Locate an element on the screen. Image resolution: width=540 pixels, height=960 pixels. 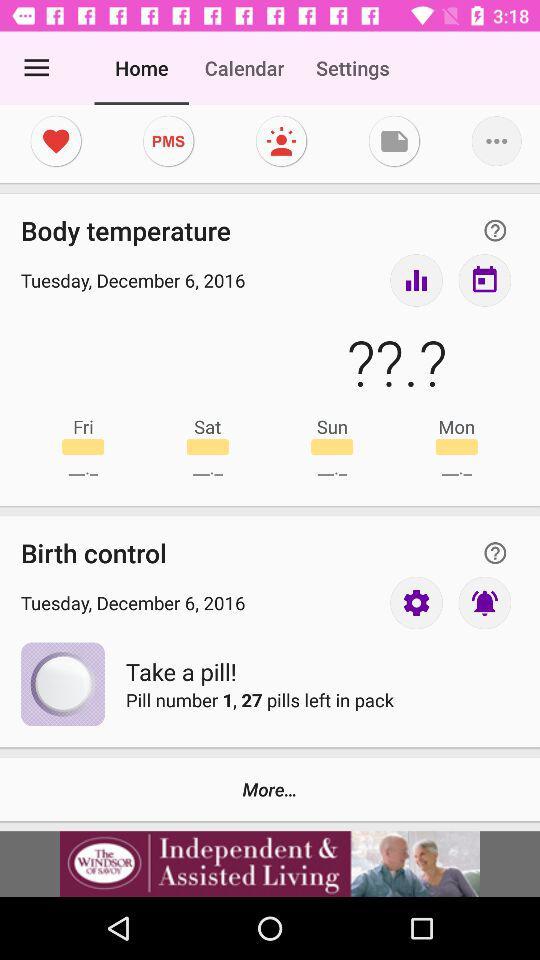
new page is located at coordinates (394, 140).